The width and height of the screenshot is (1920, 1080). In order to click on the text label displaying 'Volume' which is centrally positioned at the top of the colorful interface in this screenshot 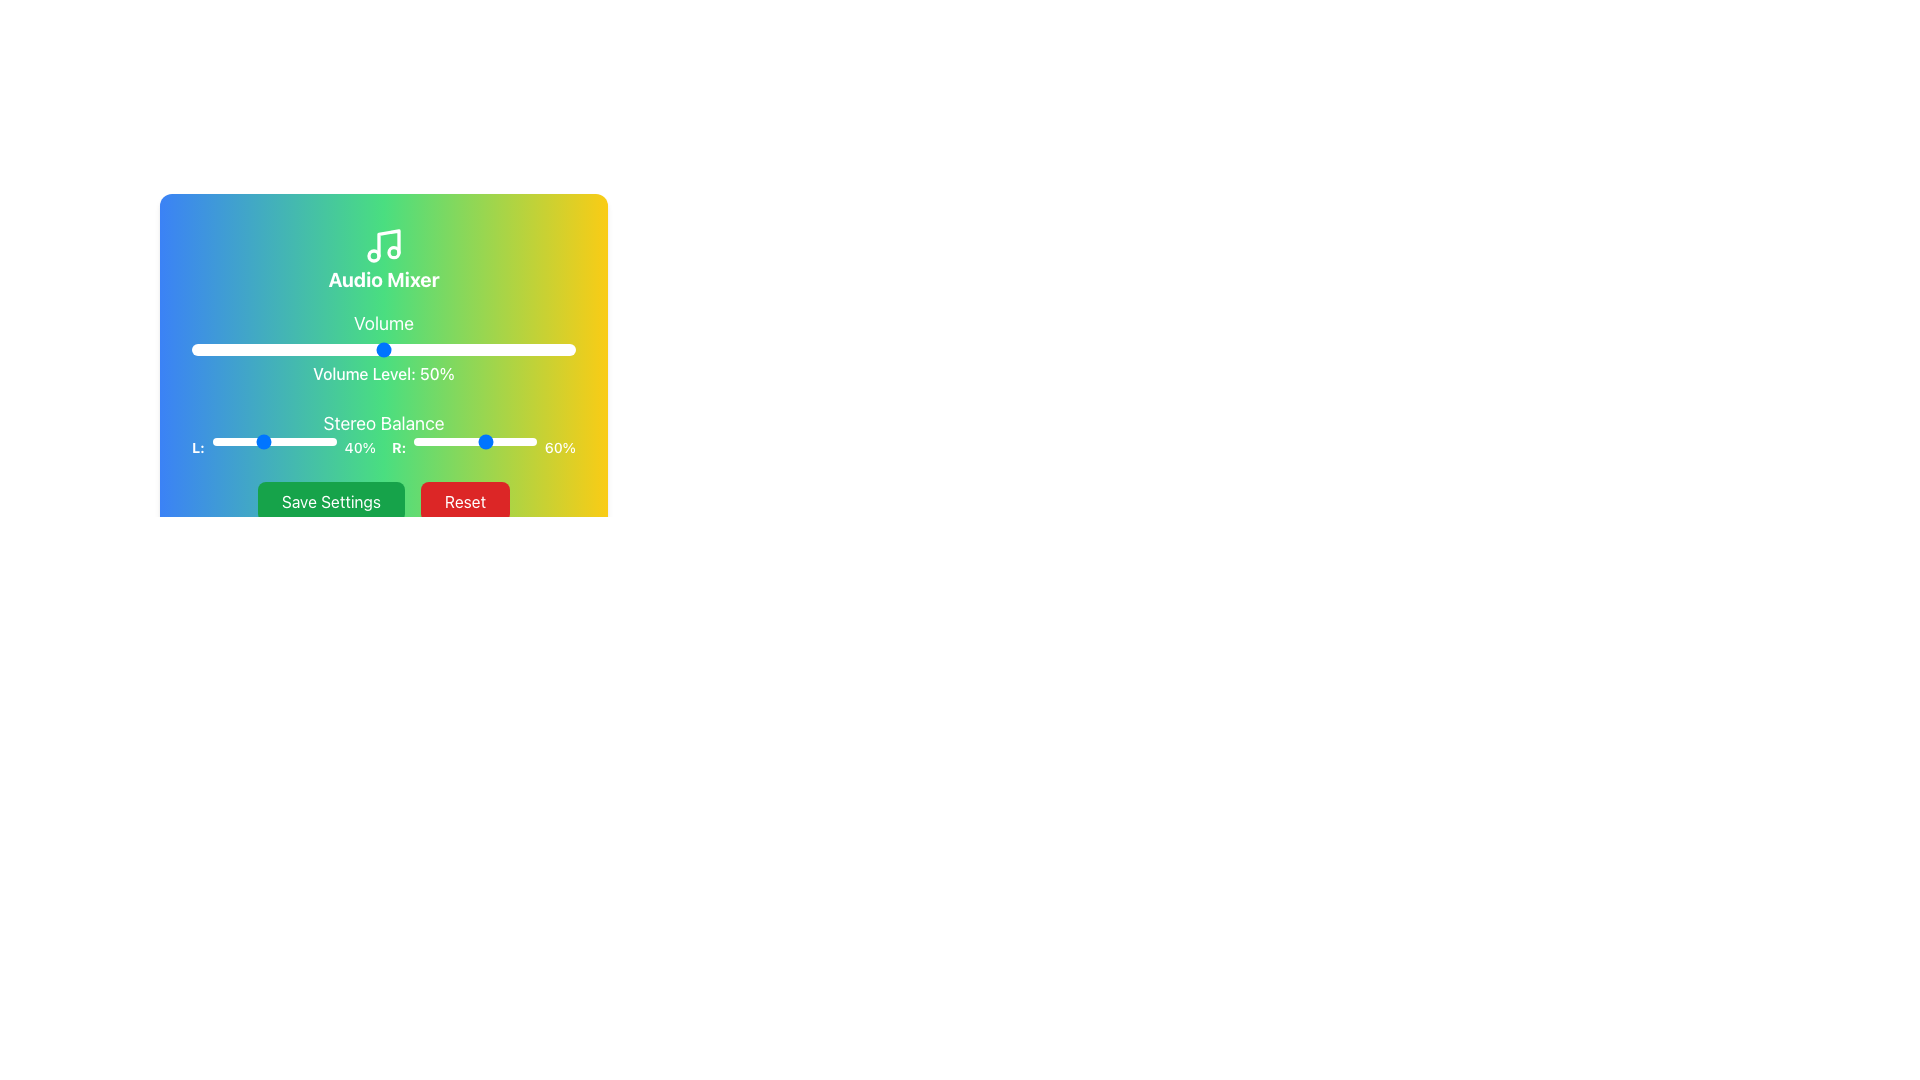, I will do `click(384, 323)`.